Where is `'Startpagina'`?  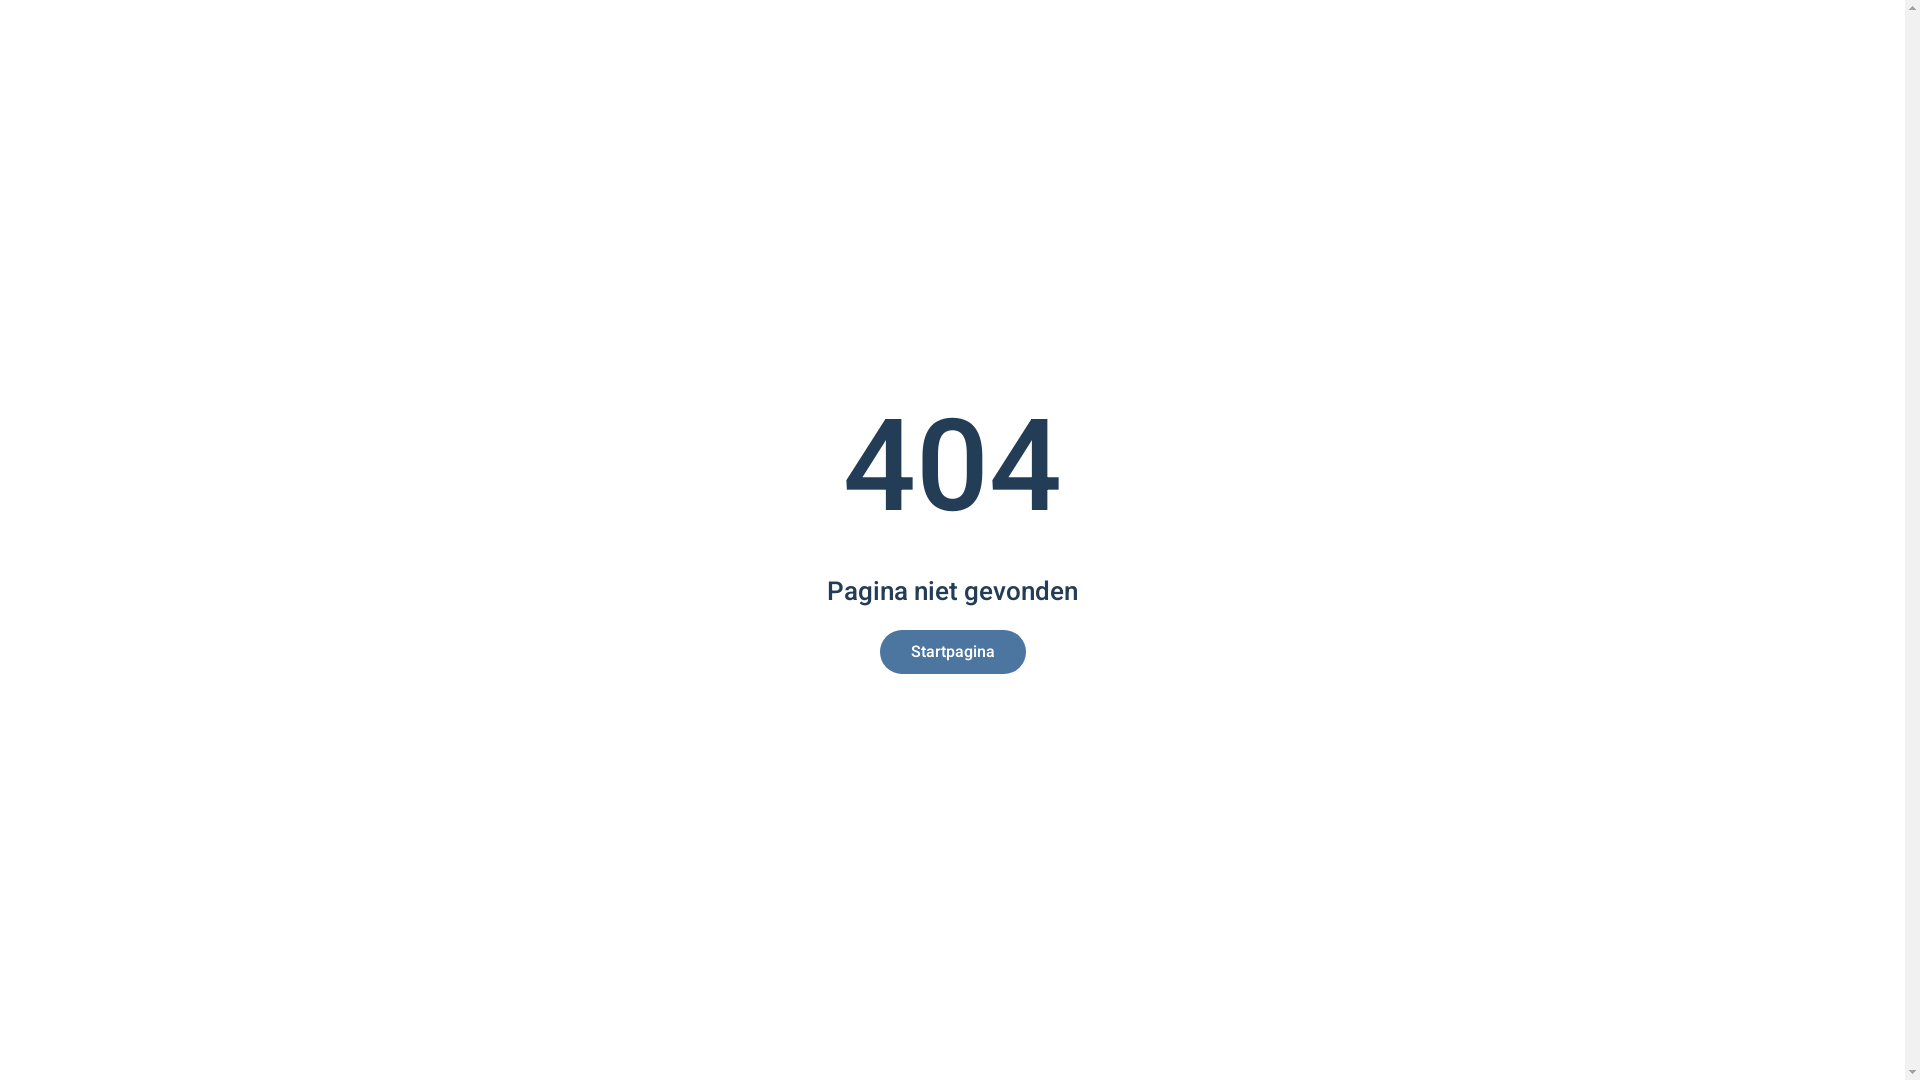 'Startpagina' is located at coordinates (952, 651).